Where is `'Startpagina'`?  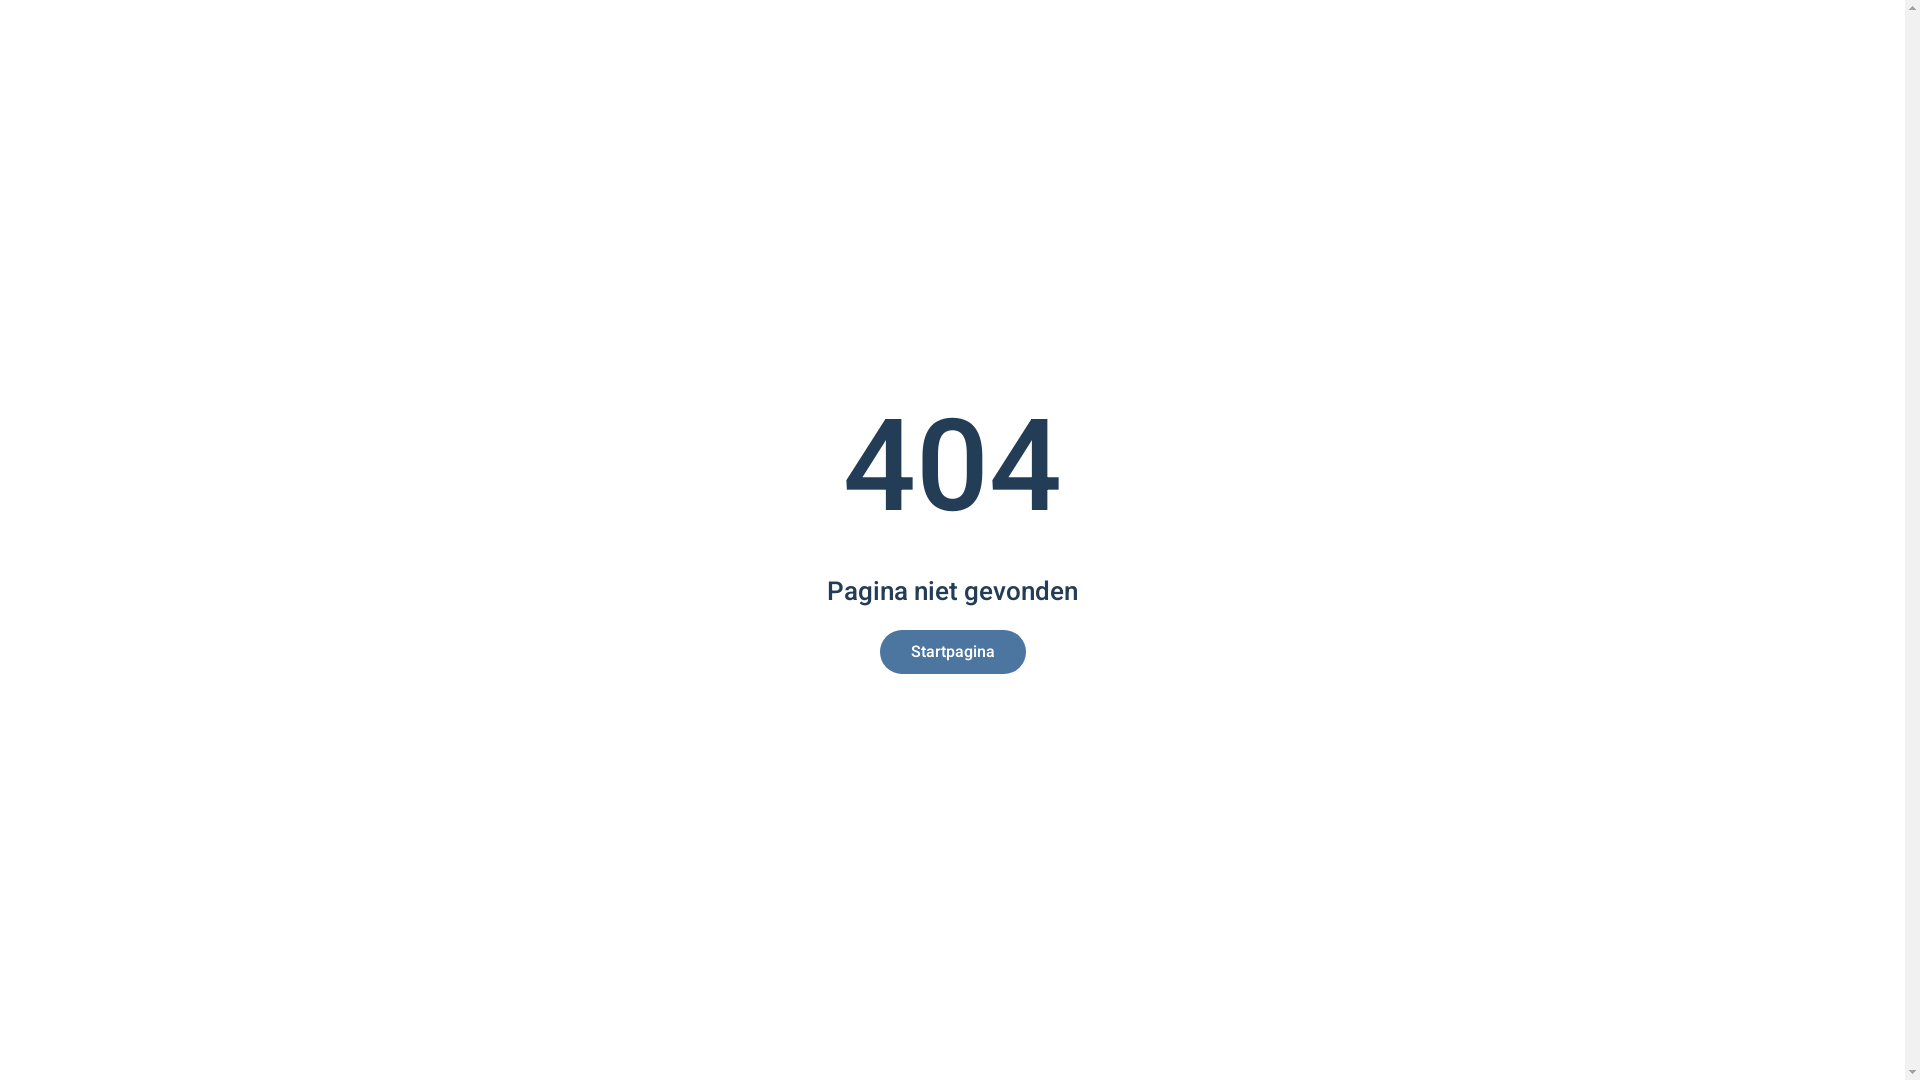 'Startpagina' is located at coordinates (952, 651).